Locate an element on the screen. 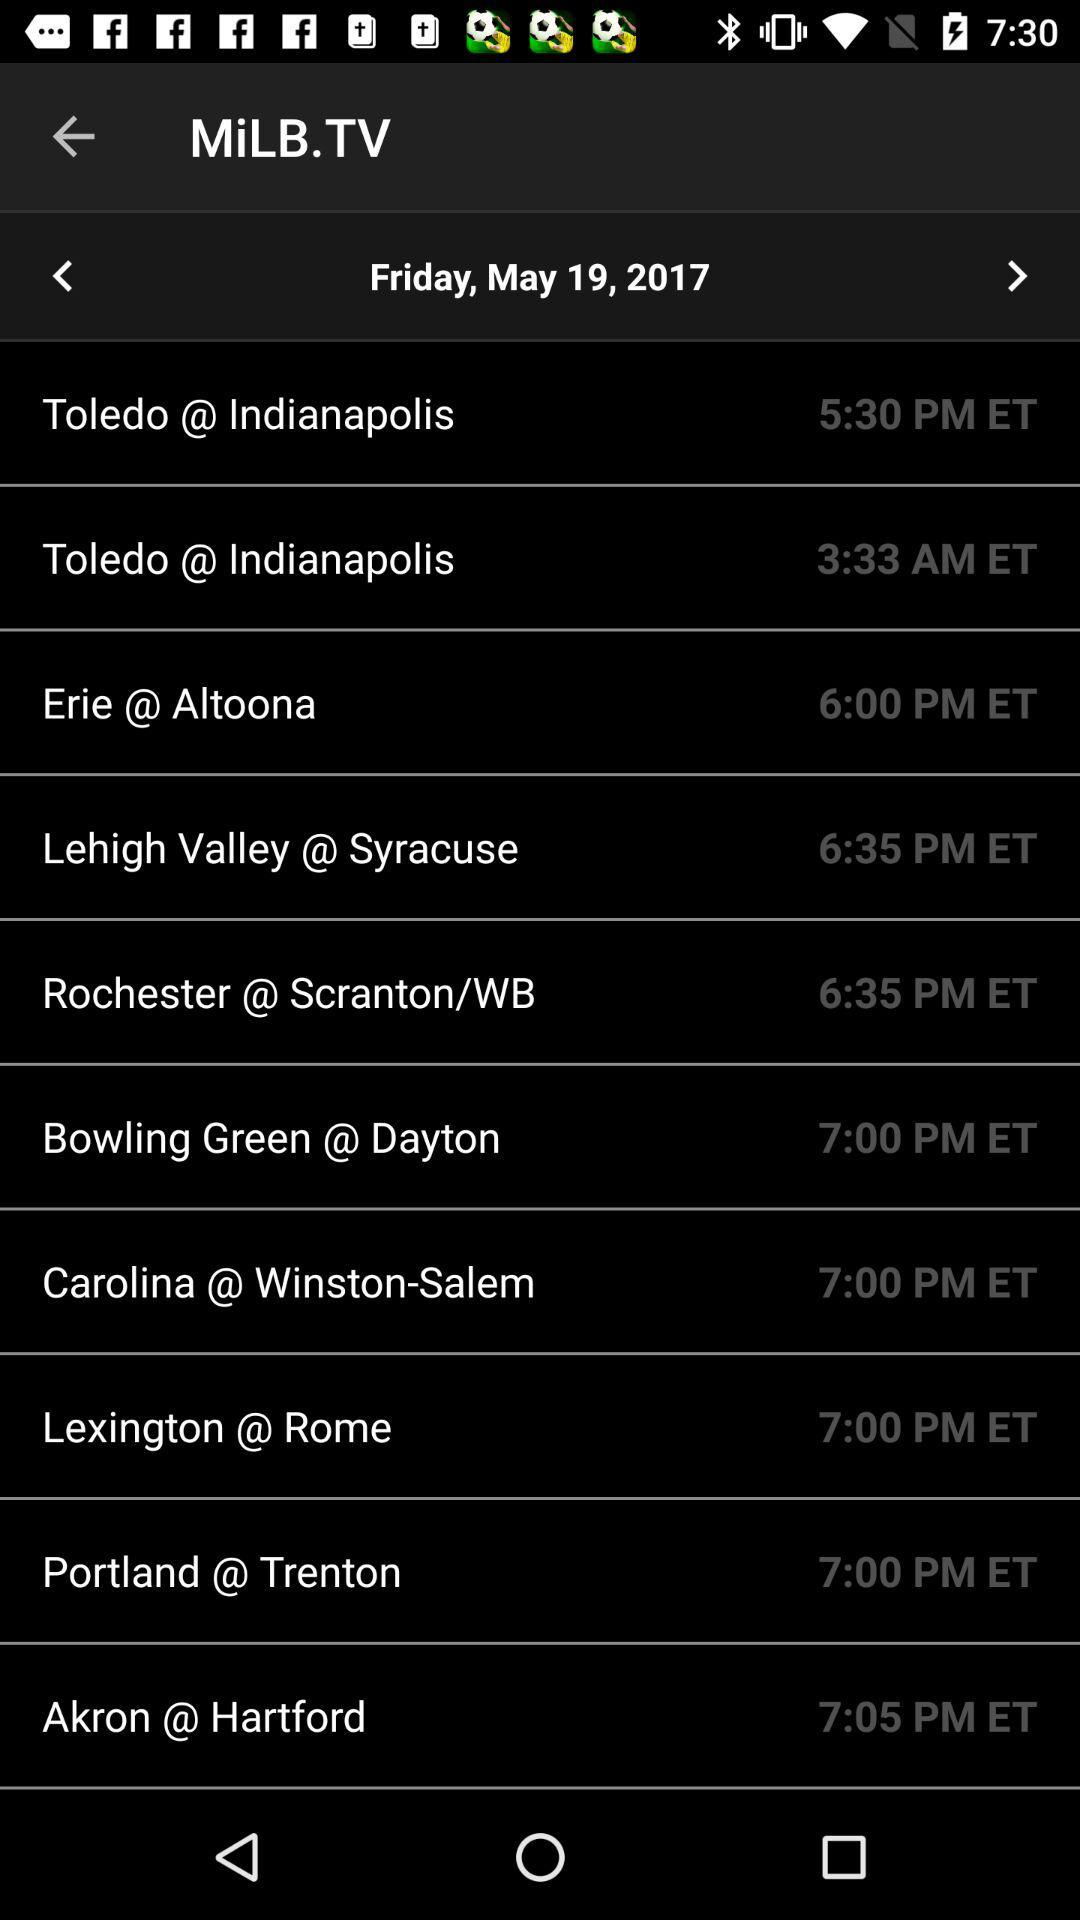 The image size is (1080, 1920). the next day is located at coordinates (1017, 274).